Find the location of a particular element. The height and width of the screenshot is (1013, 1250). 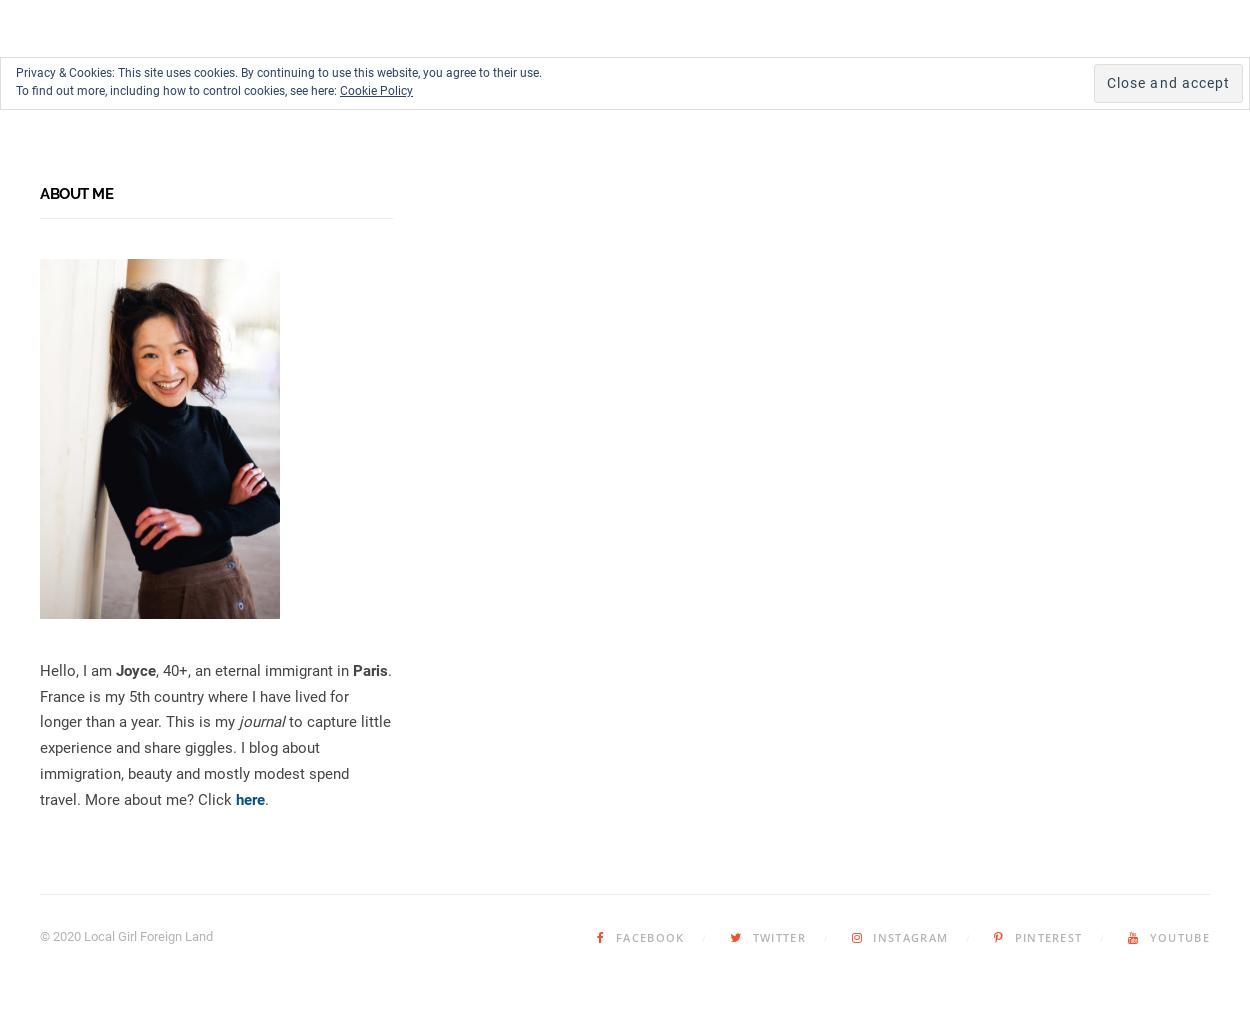

'Hello, I am' is located at coordinates (77, 668).